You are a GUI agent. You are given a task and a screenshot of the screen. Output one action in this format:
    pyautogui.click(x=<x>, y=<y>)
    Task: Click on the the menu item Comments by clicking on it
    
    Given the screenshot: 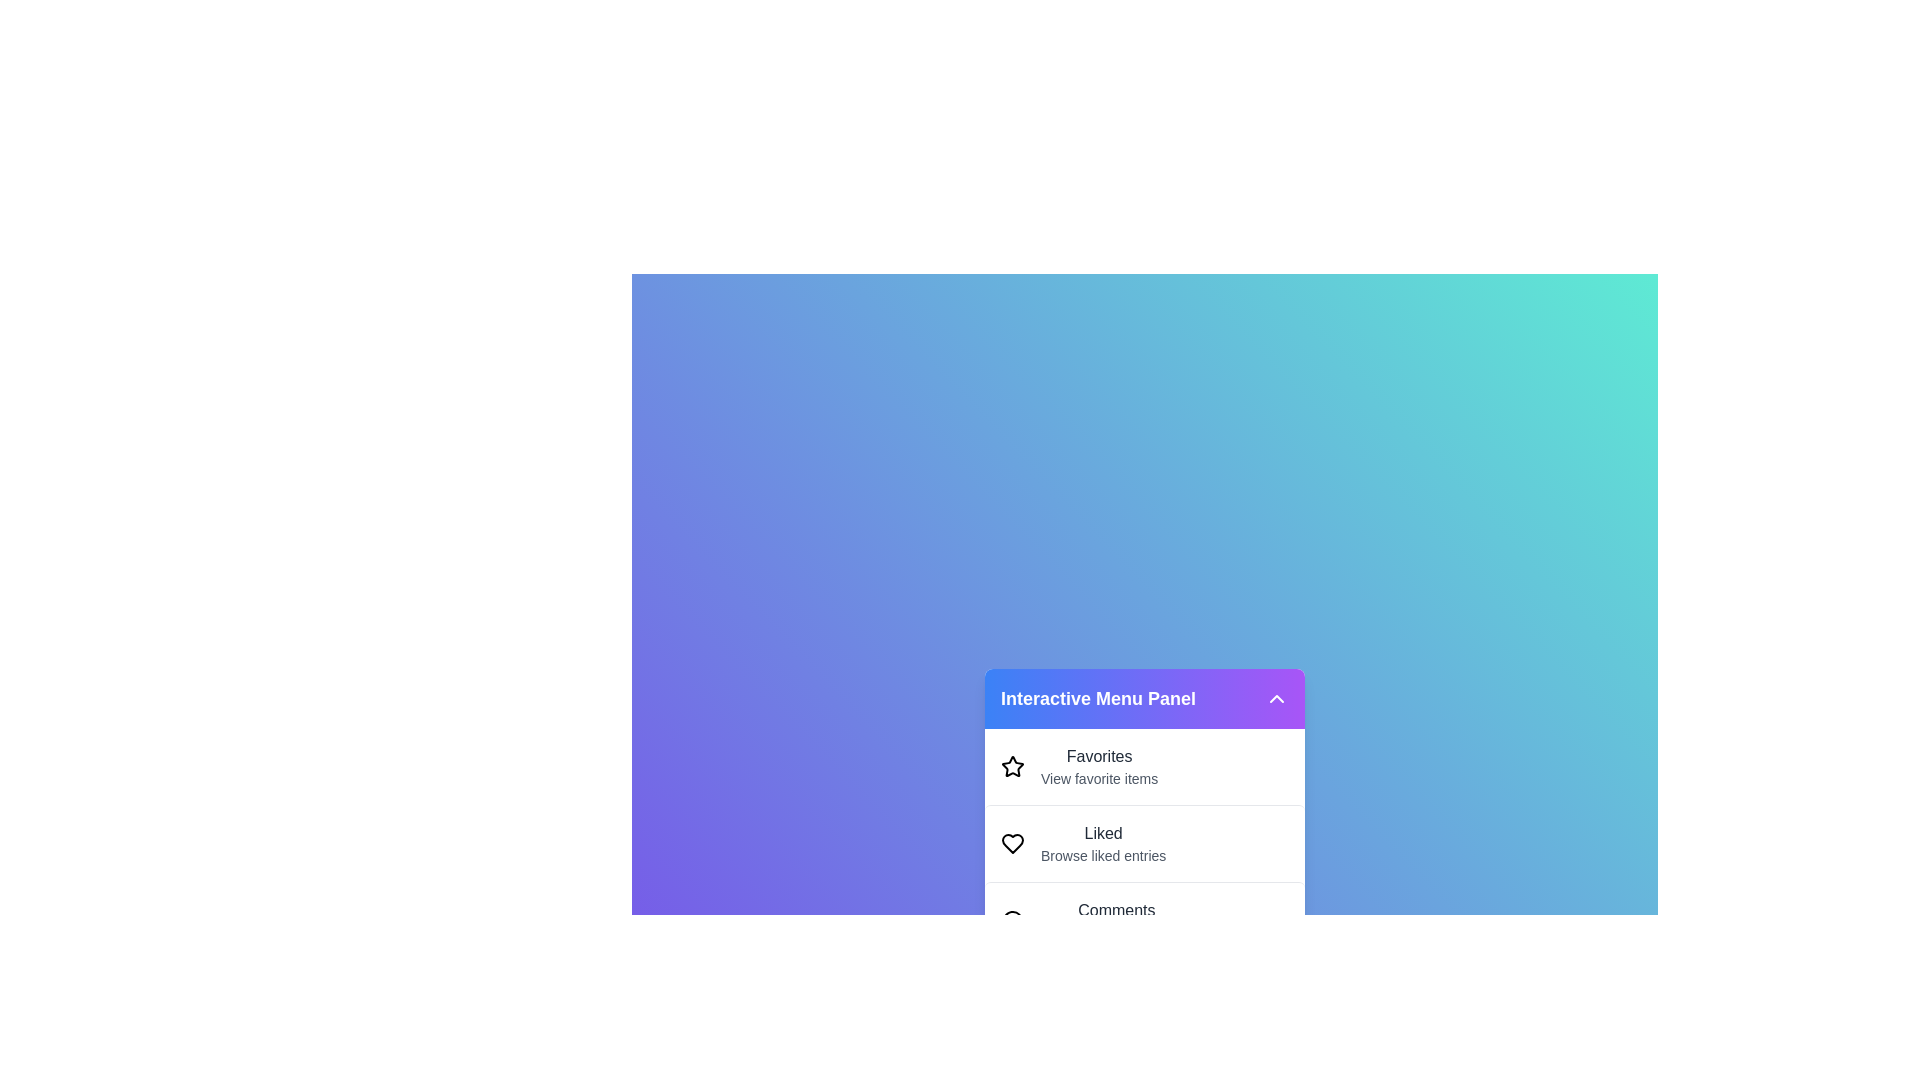 What is the action you would take?
    pyautogui.click(x=1145, y=920)
    